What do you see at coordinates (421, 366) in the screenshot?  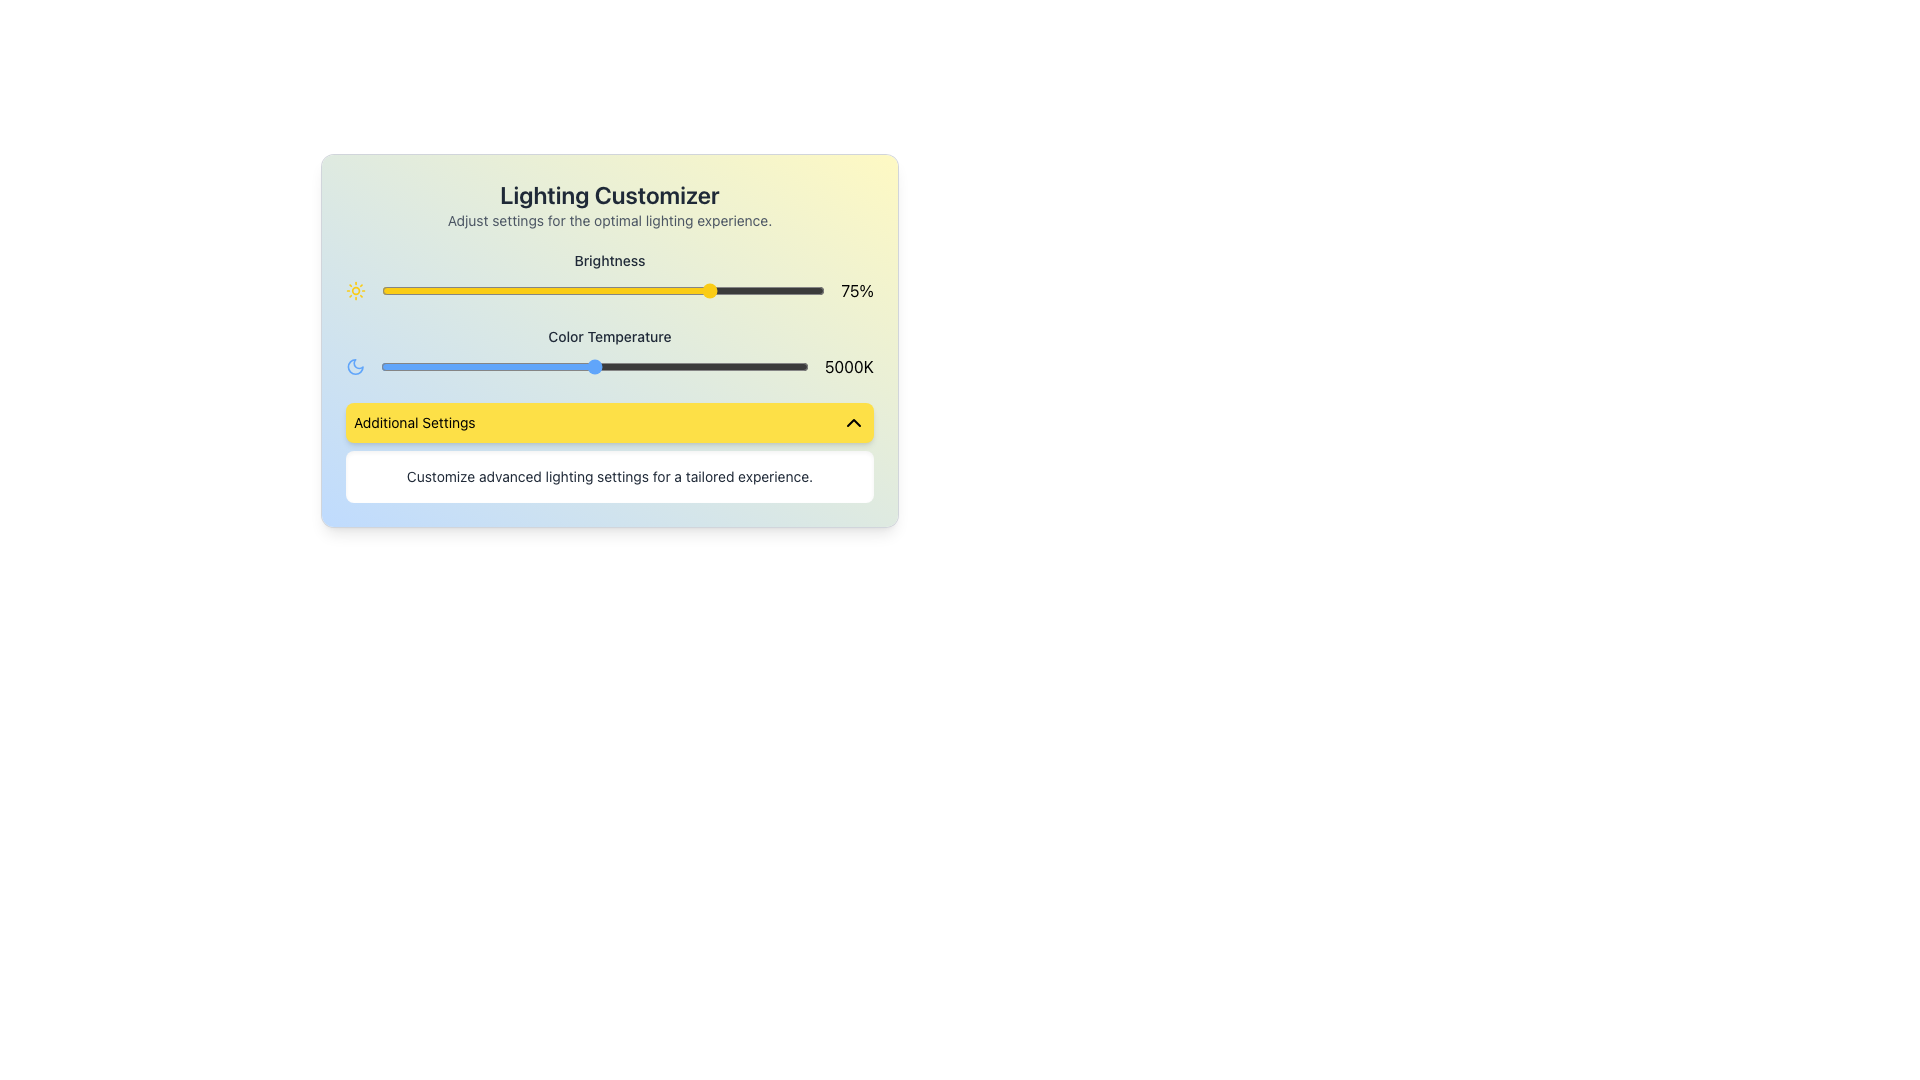 I see `the color temperature` at bounding box center [421, 366].